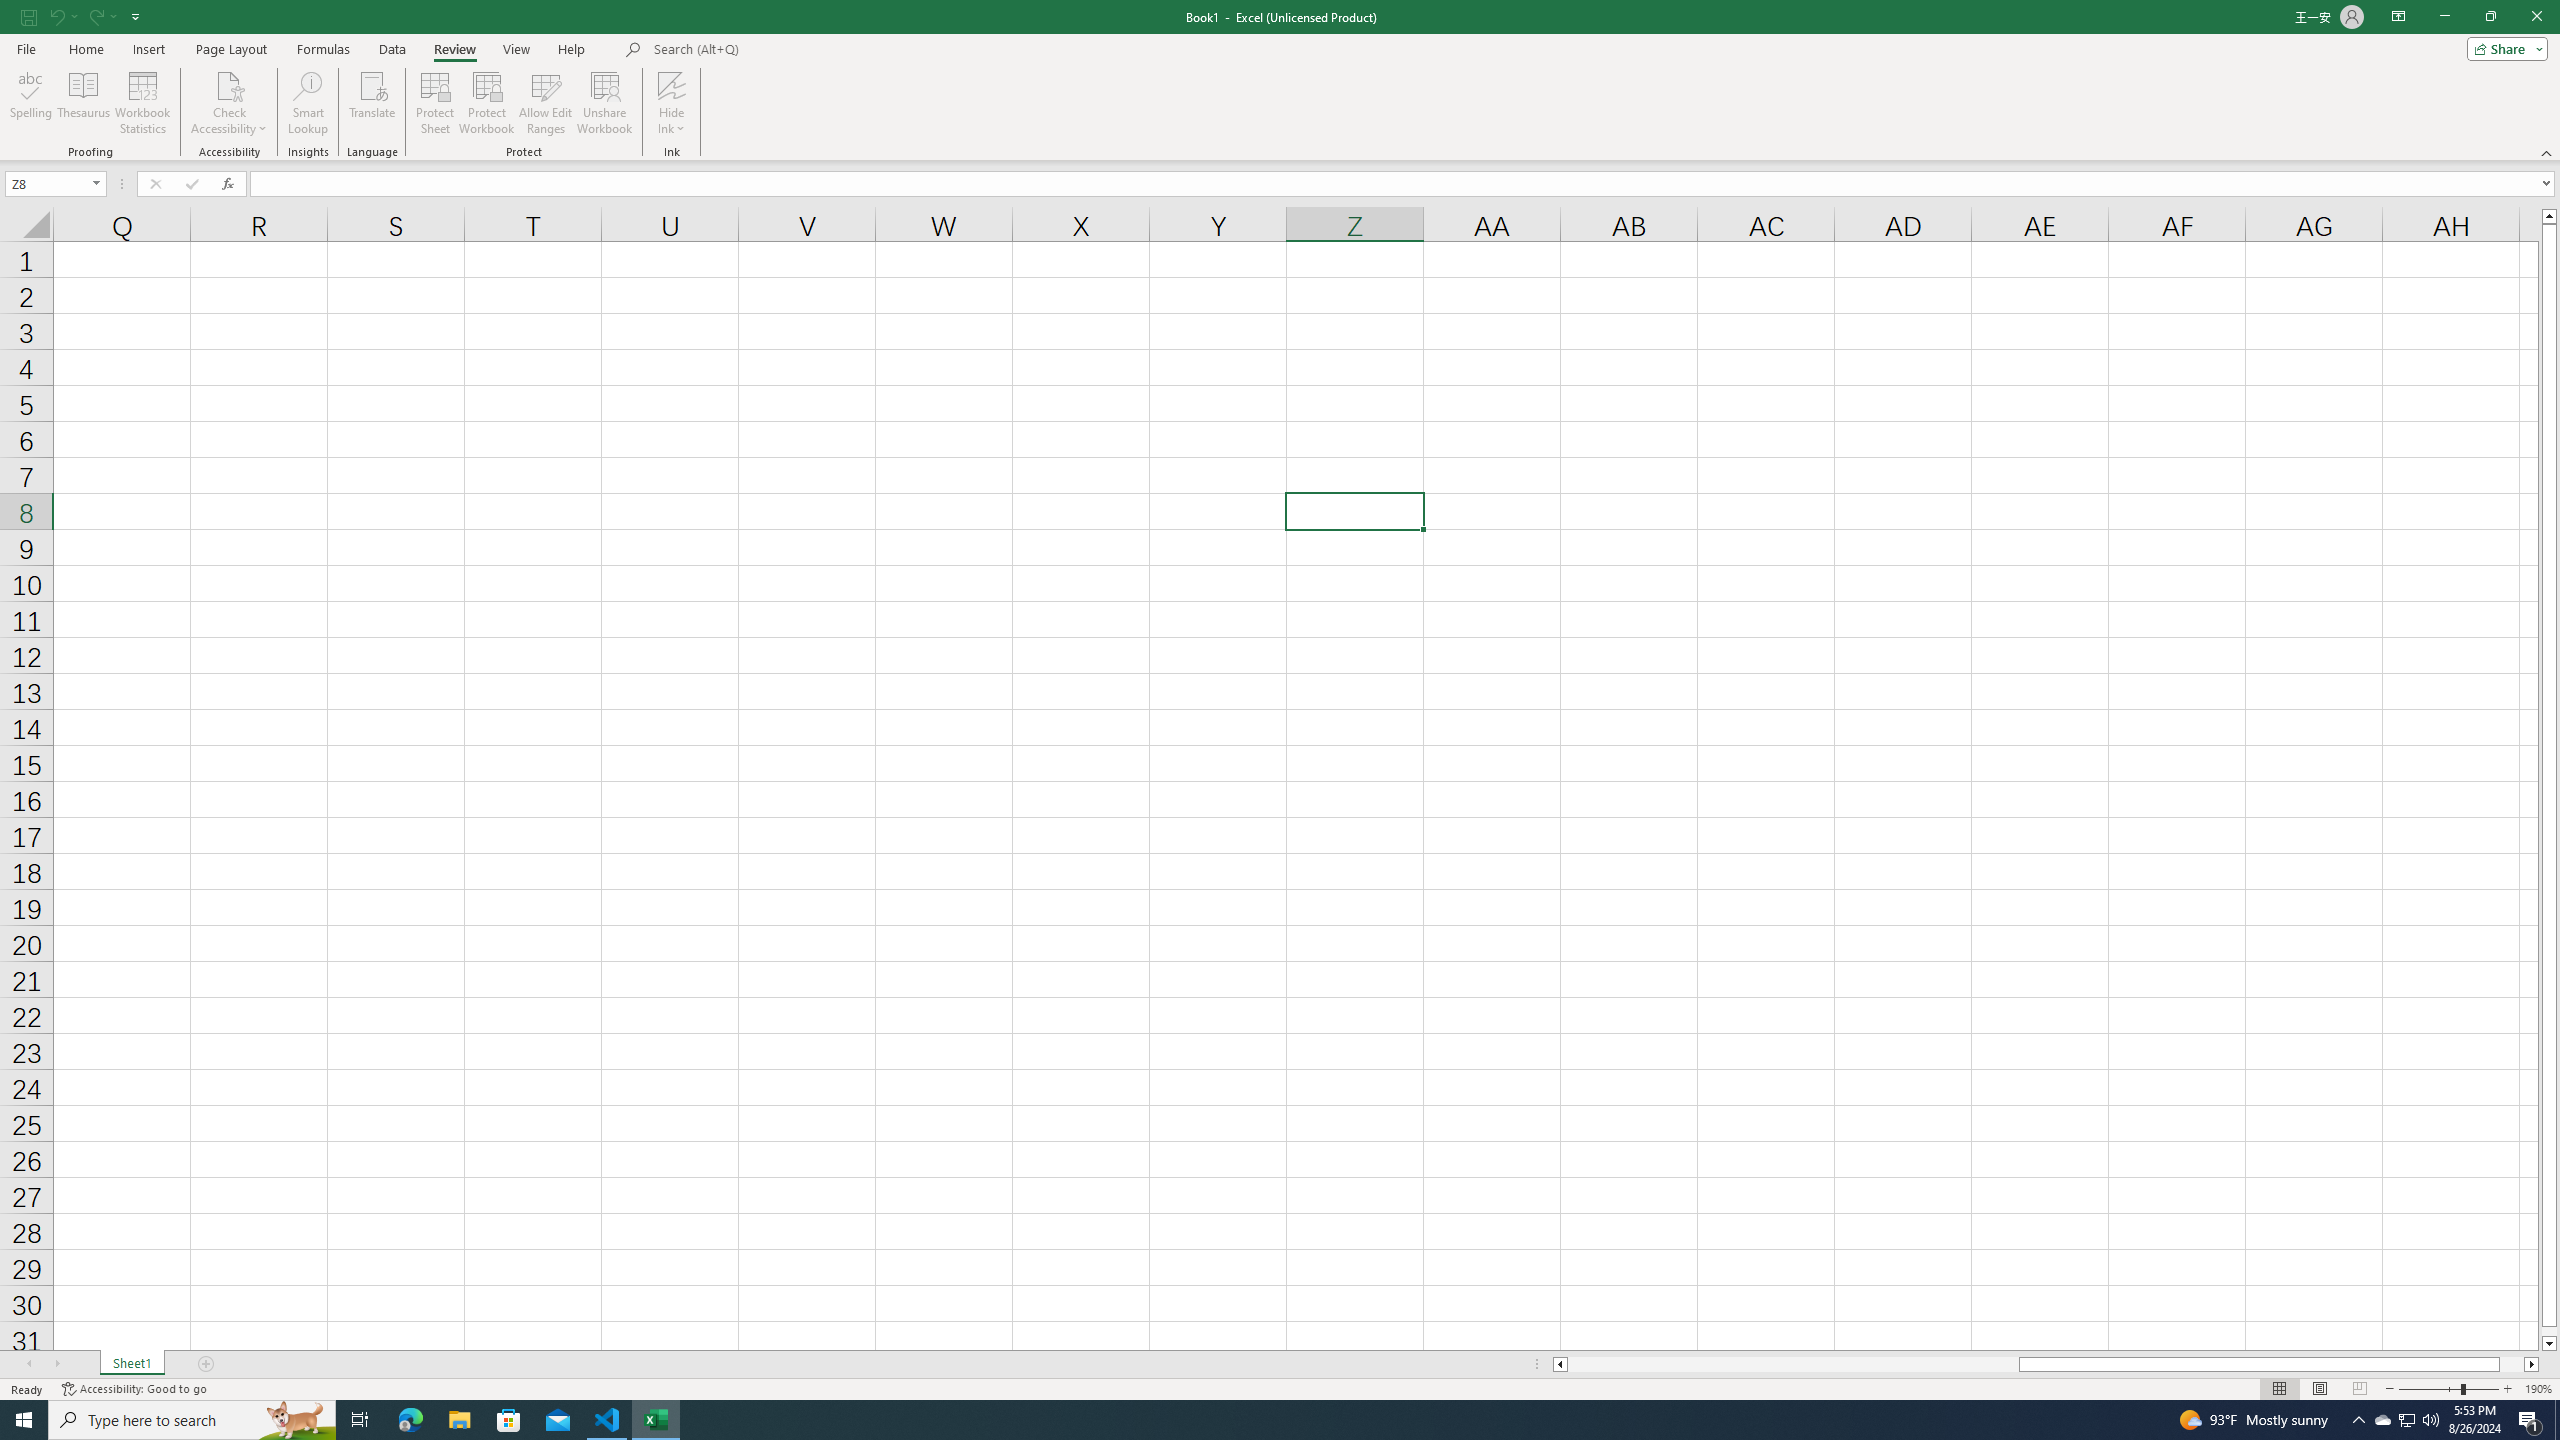  What do you see at coordinates (2490, 16) in the screenshot?
I see `'Restore Down'` at bounding box center [2490, 16].